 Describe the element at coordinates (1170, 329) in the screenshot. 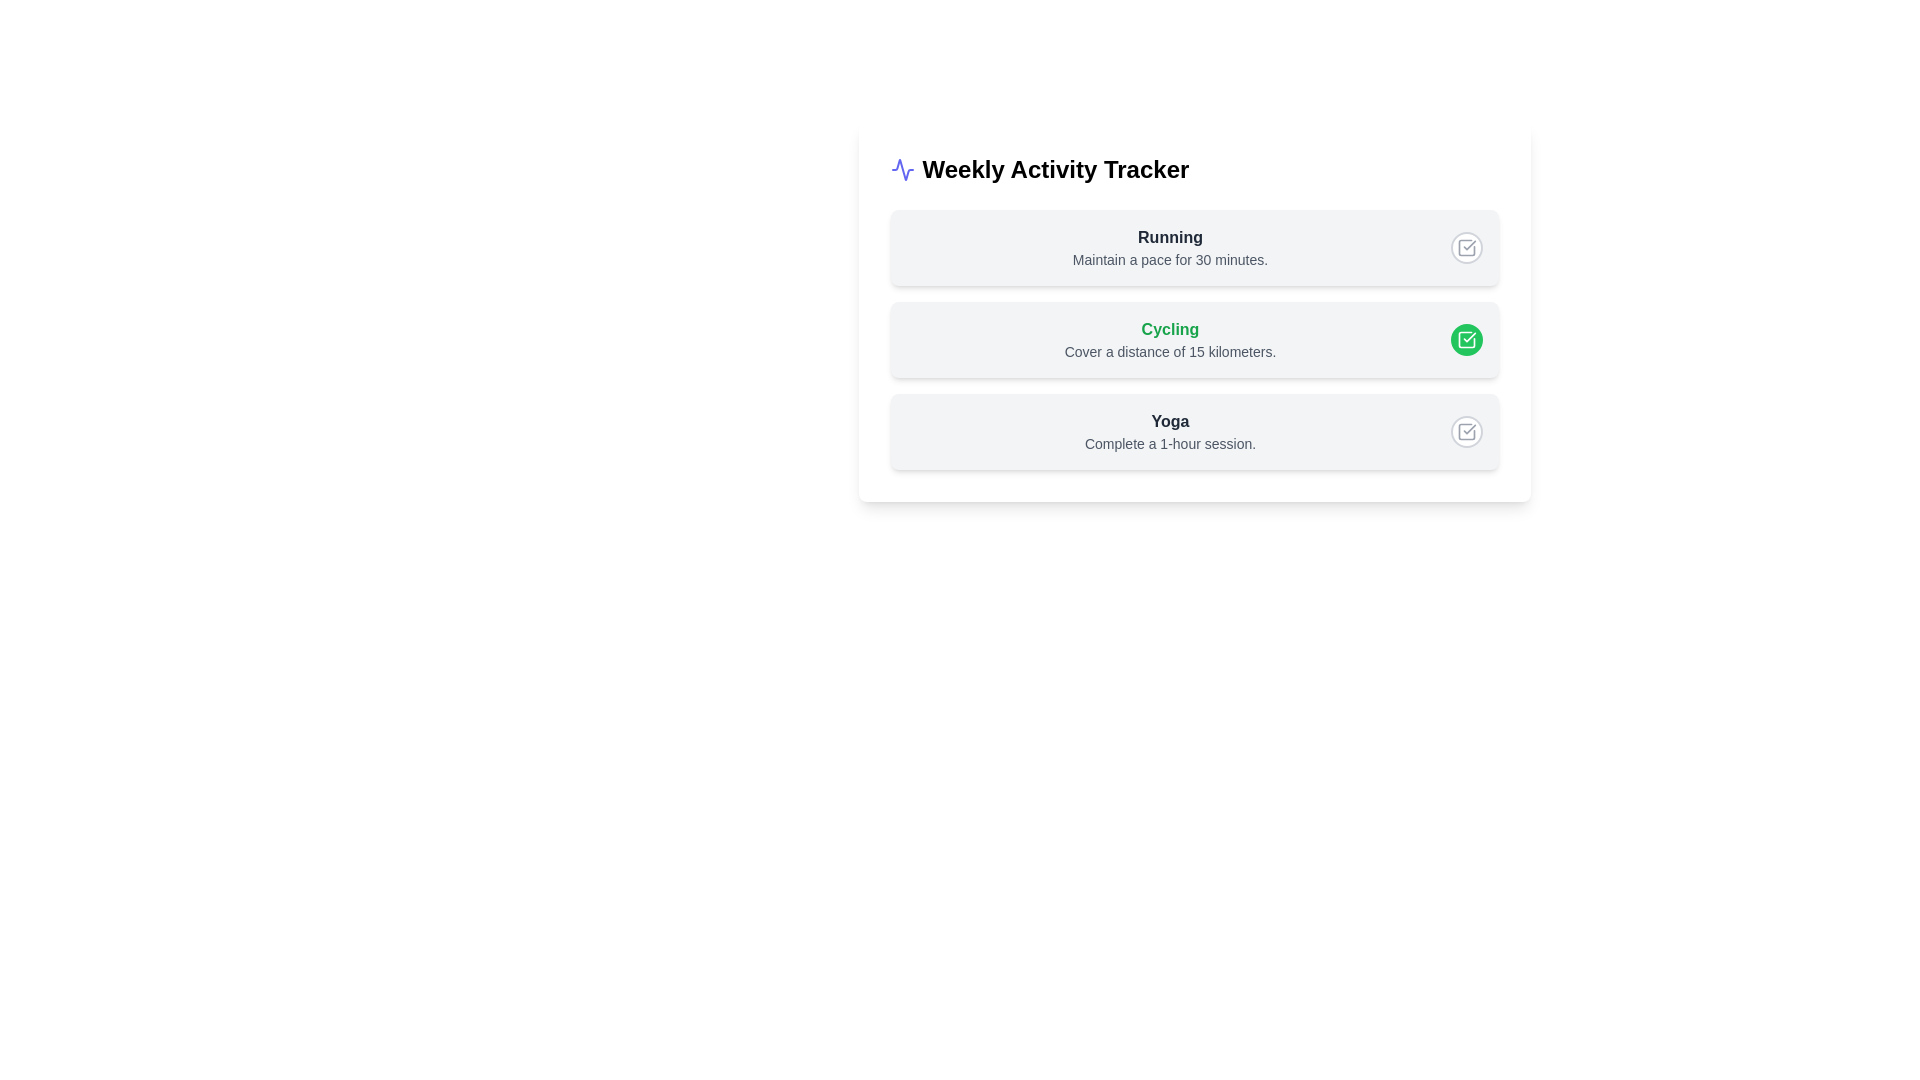

I see `text element that displays 'Cycling' located in the second activity block beneath the 'Weekly Activity Tracker' header` at that location.